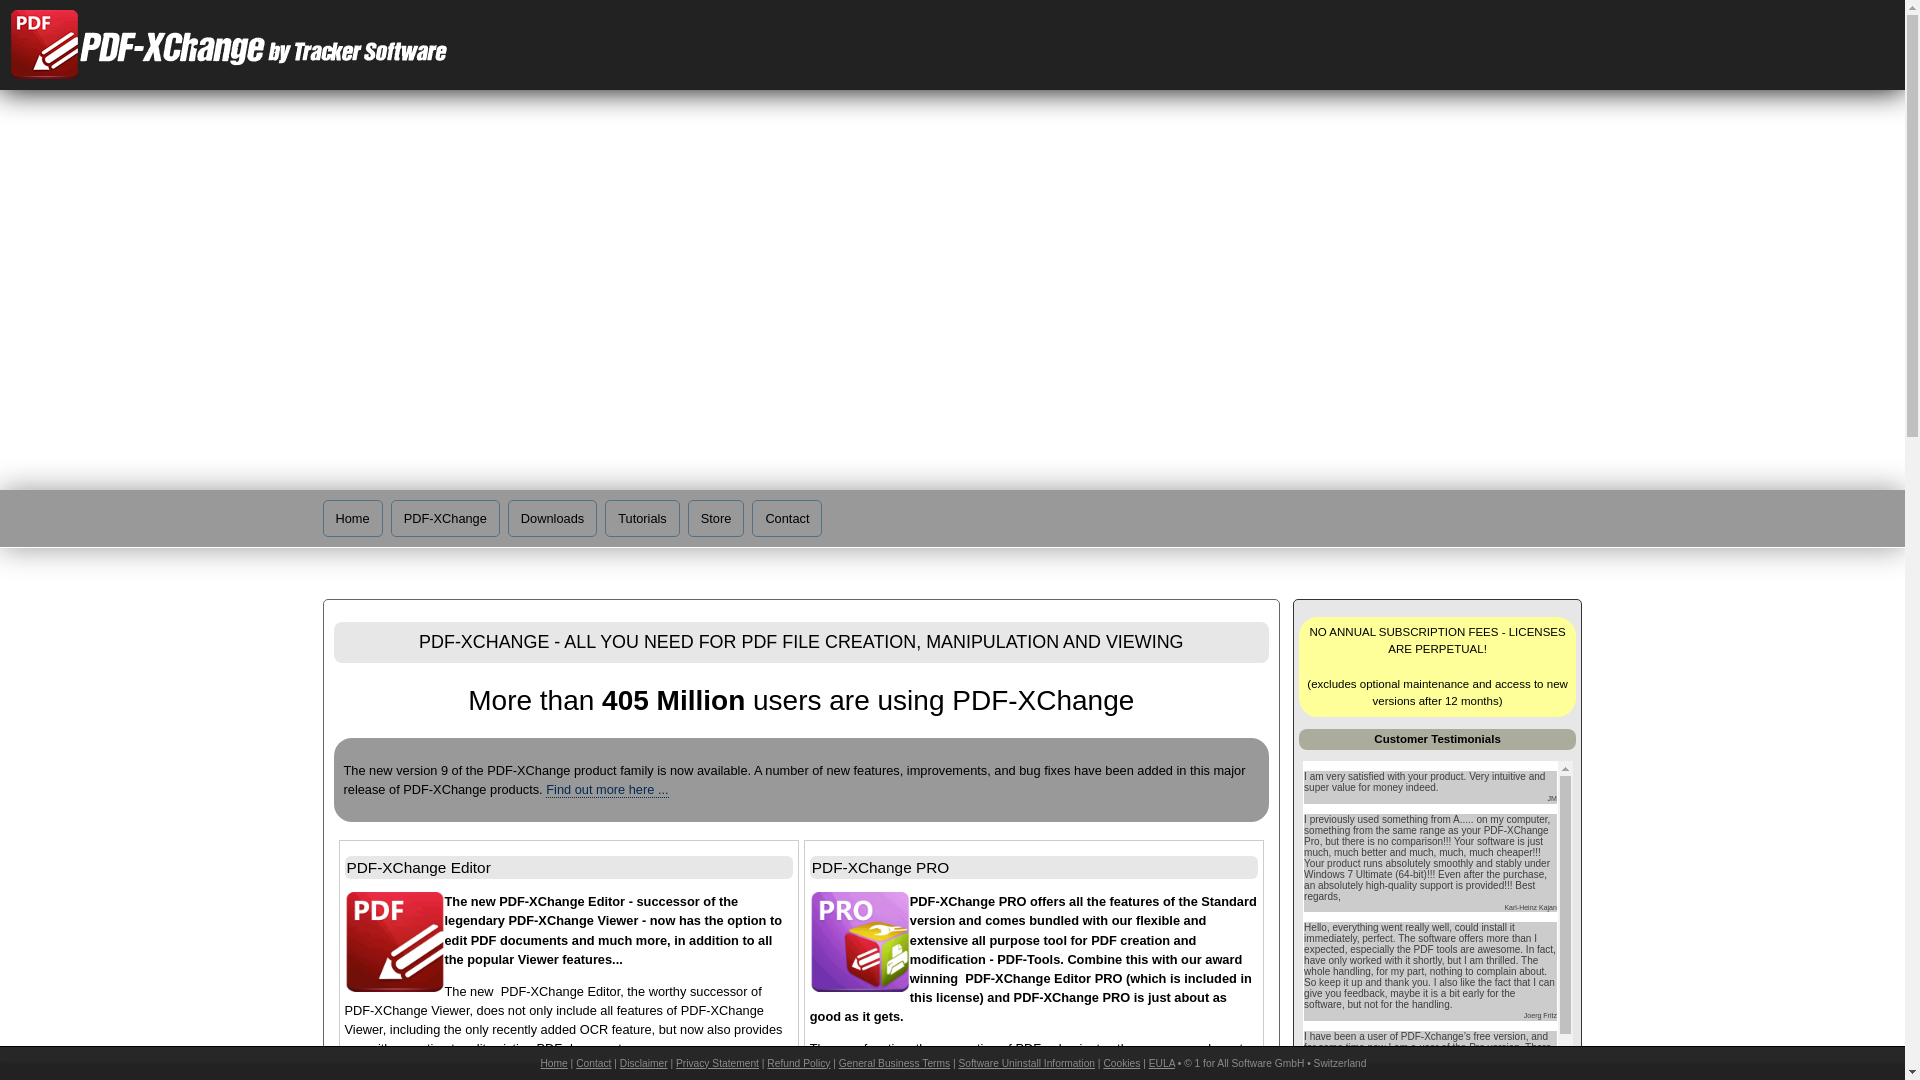 The height and width of the screenshot is (1080, 1920). Describe the element at coordinates (351, 517) in the screenshot. I see `'Home'` at that location.